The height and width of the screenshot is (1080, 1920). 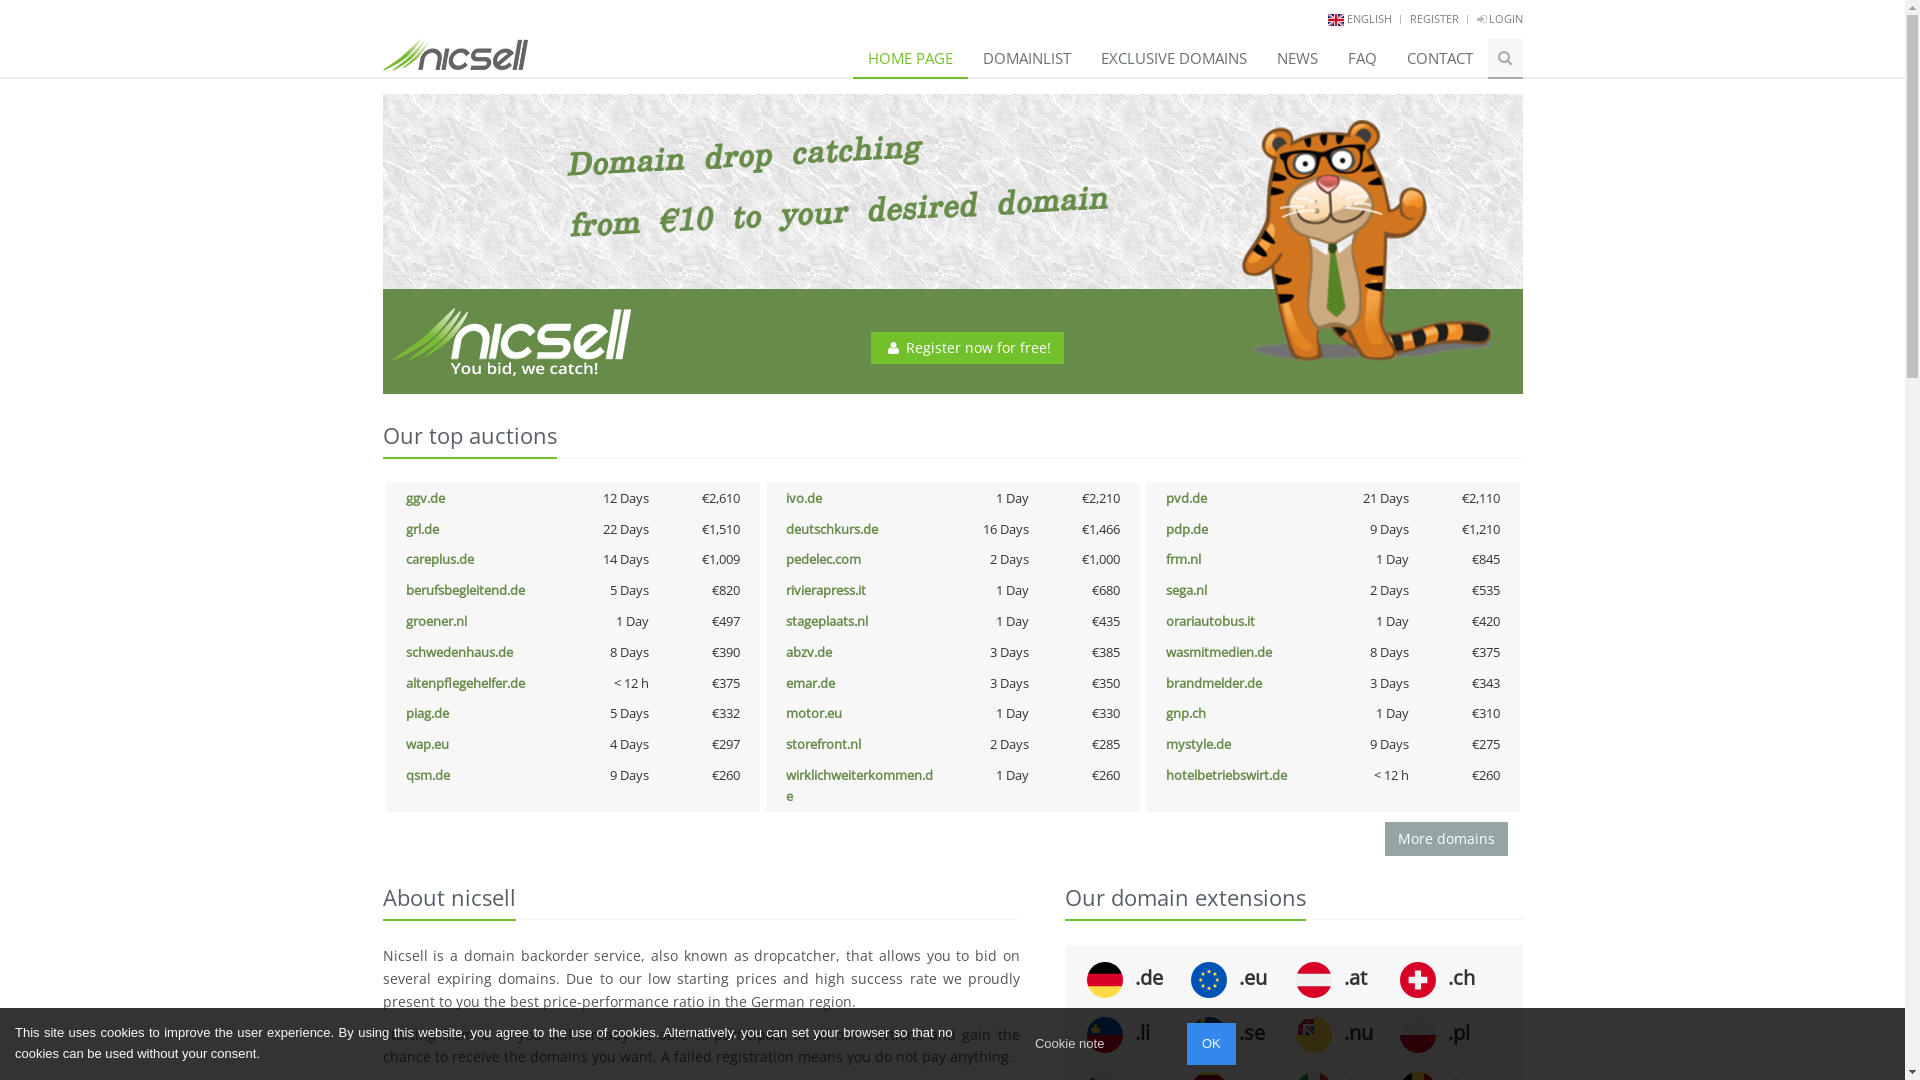 What do you see at coordinates (1367, 18) in the screenshot?
I see `'ENGLISH'` at bounding box center [1367, 18].